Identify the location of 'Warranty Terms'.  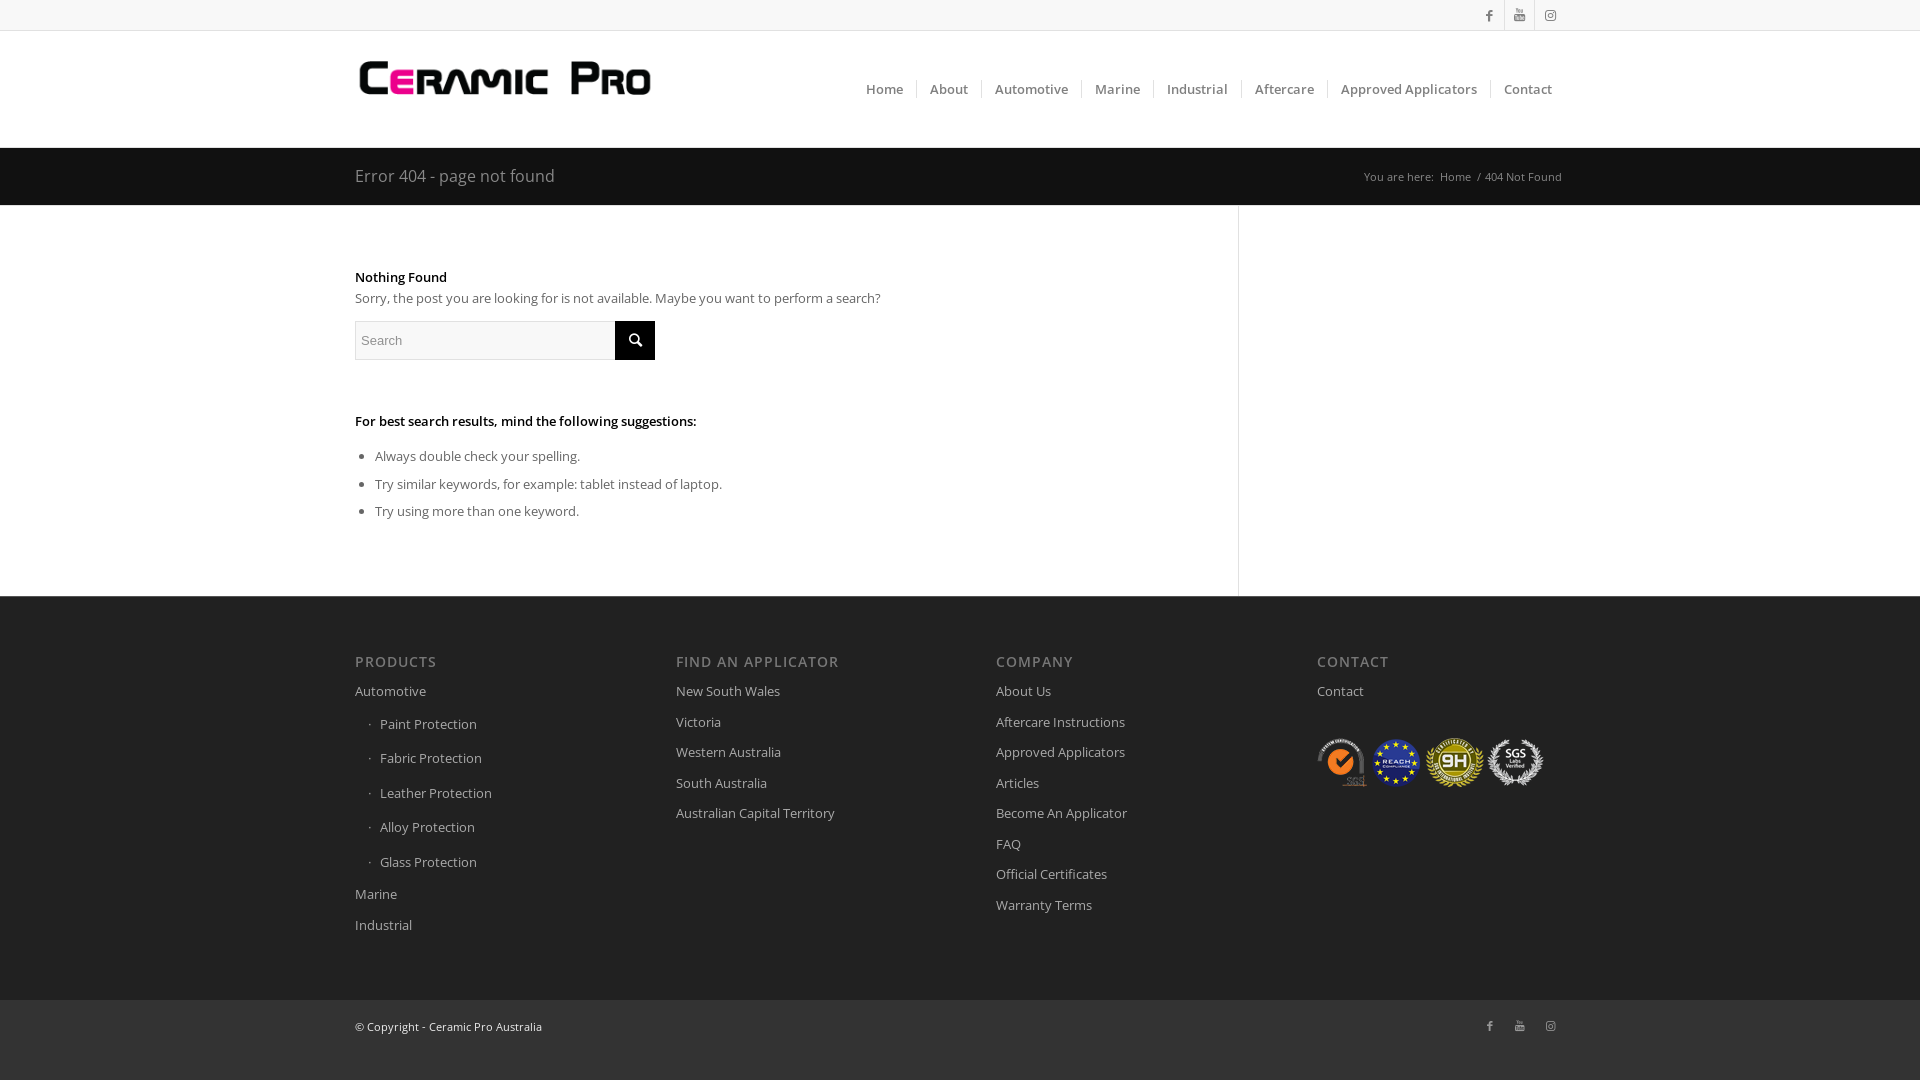
(1118, 906).